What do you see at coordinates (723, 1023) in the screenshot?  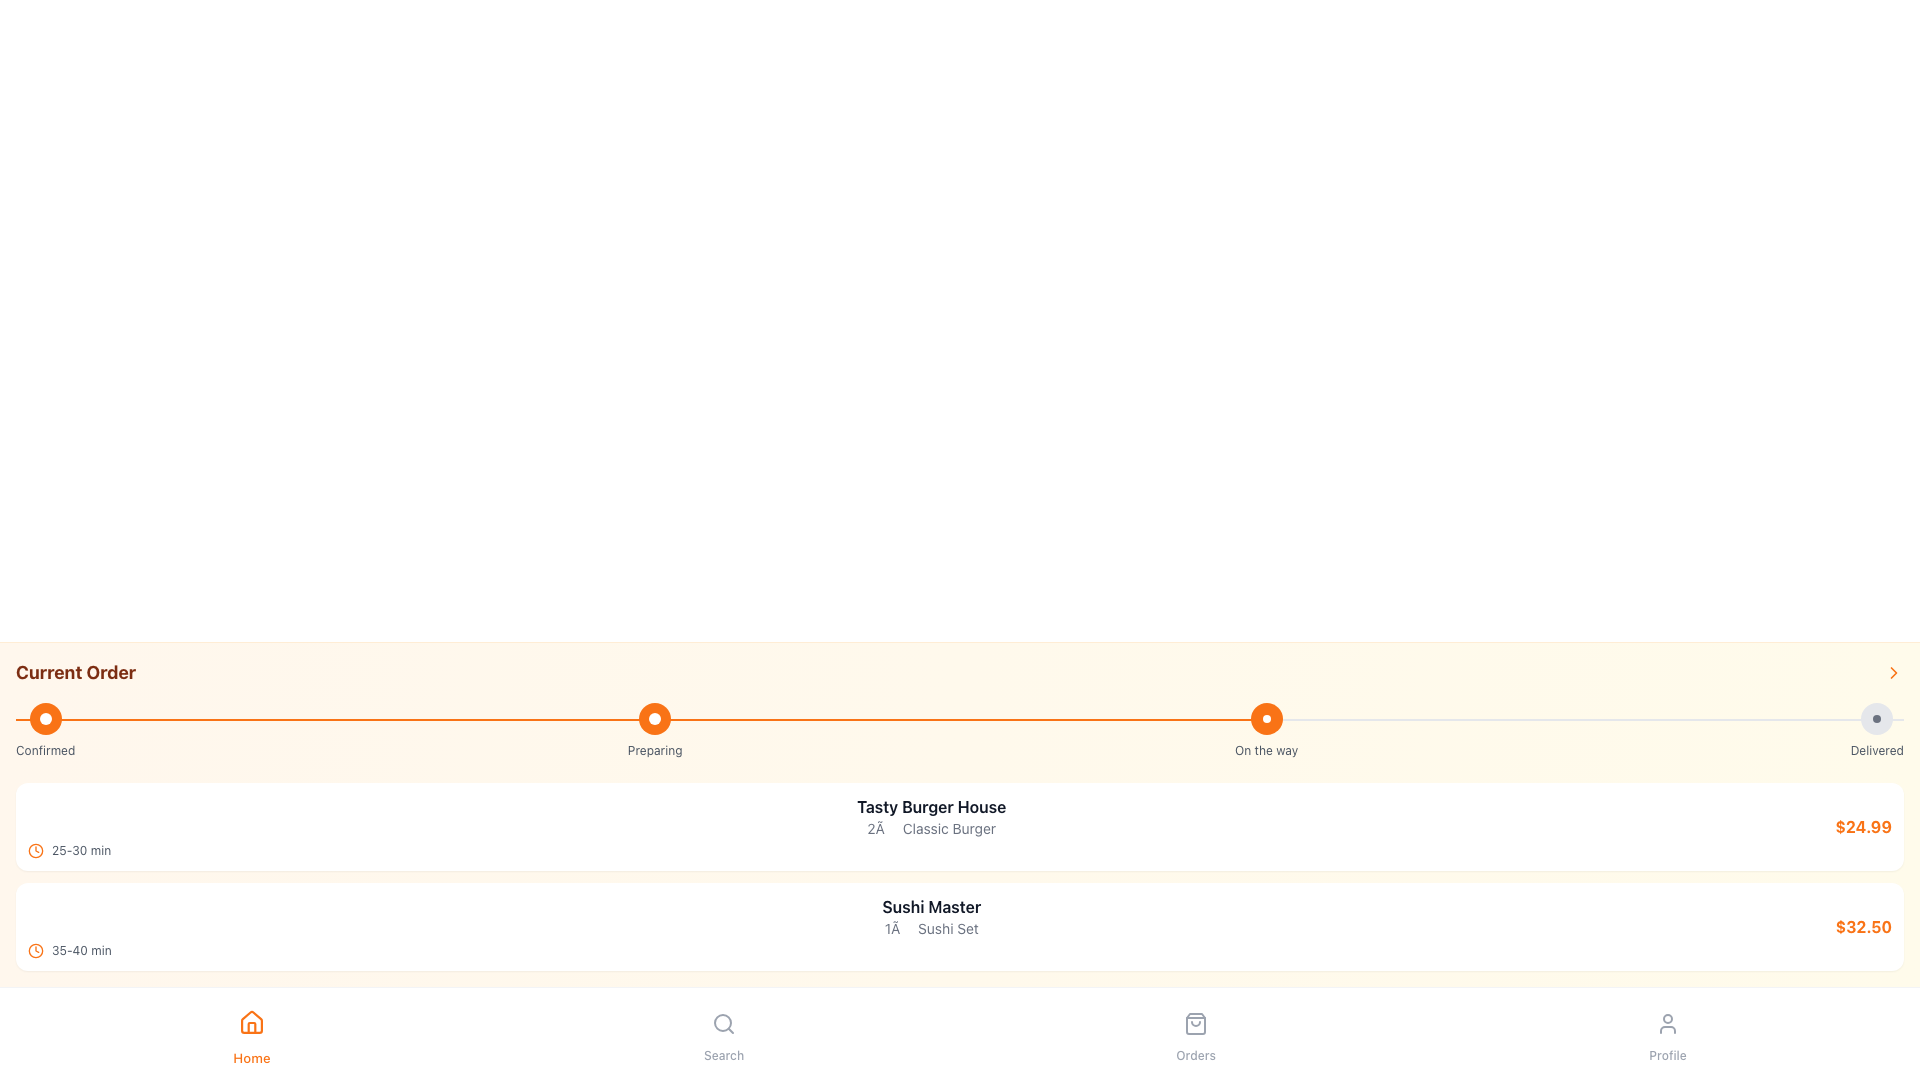 I see `the search icon located centrally within the 'Search' button in the bottom navigation bar` at bounding box center [723, 1023].